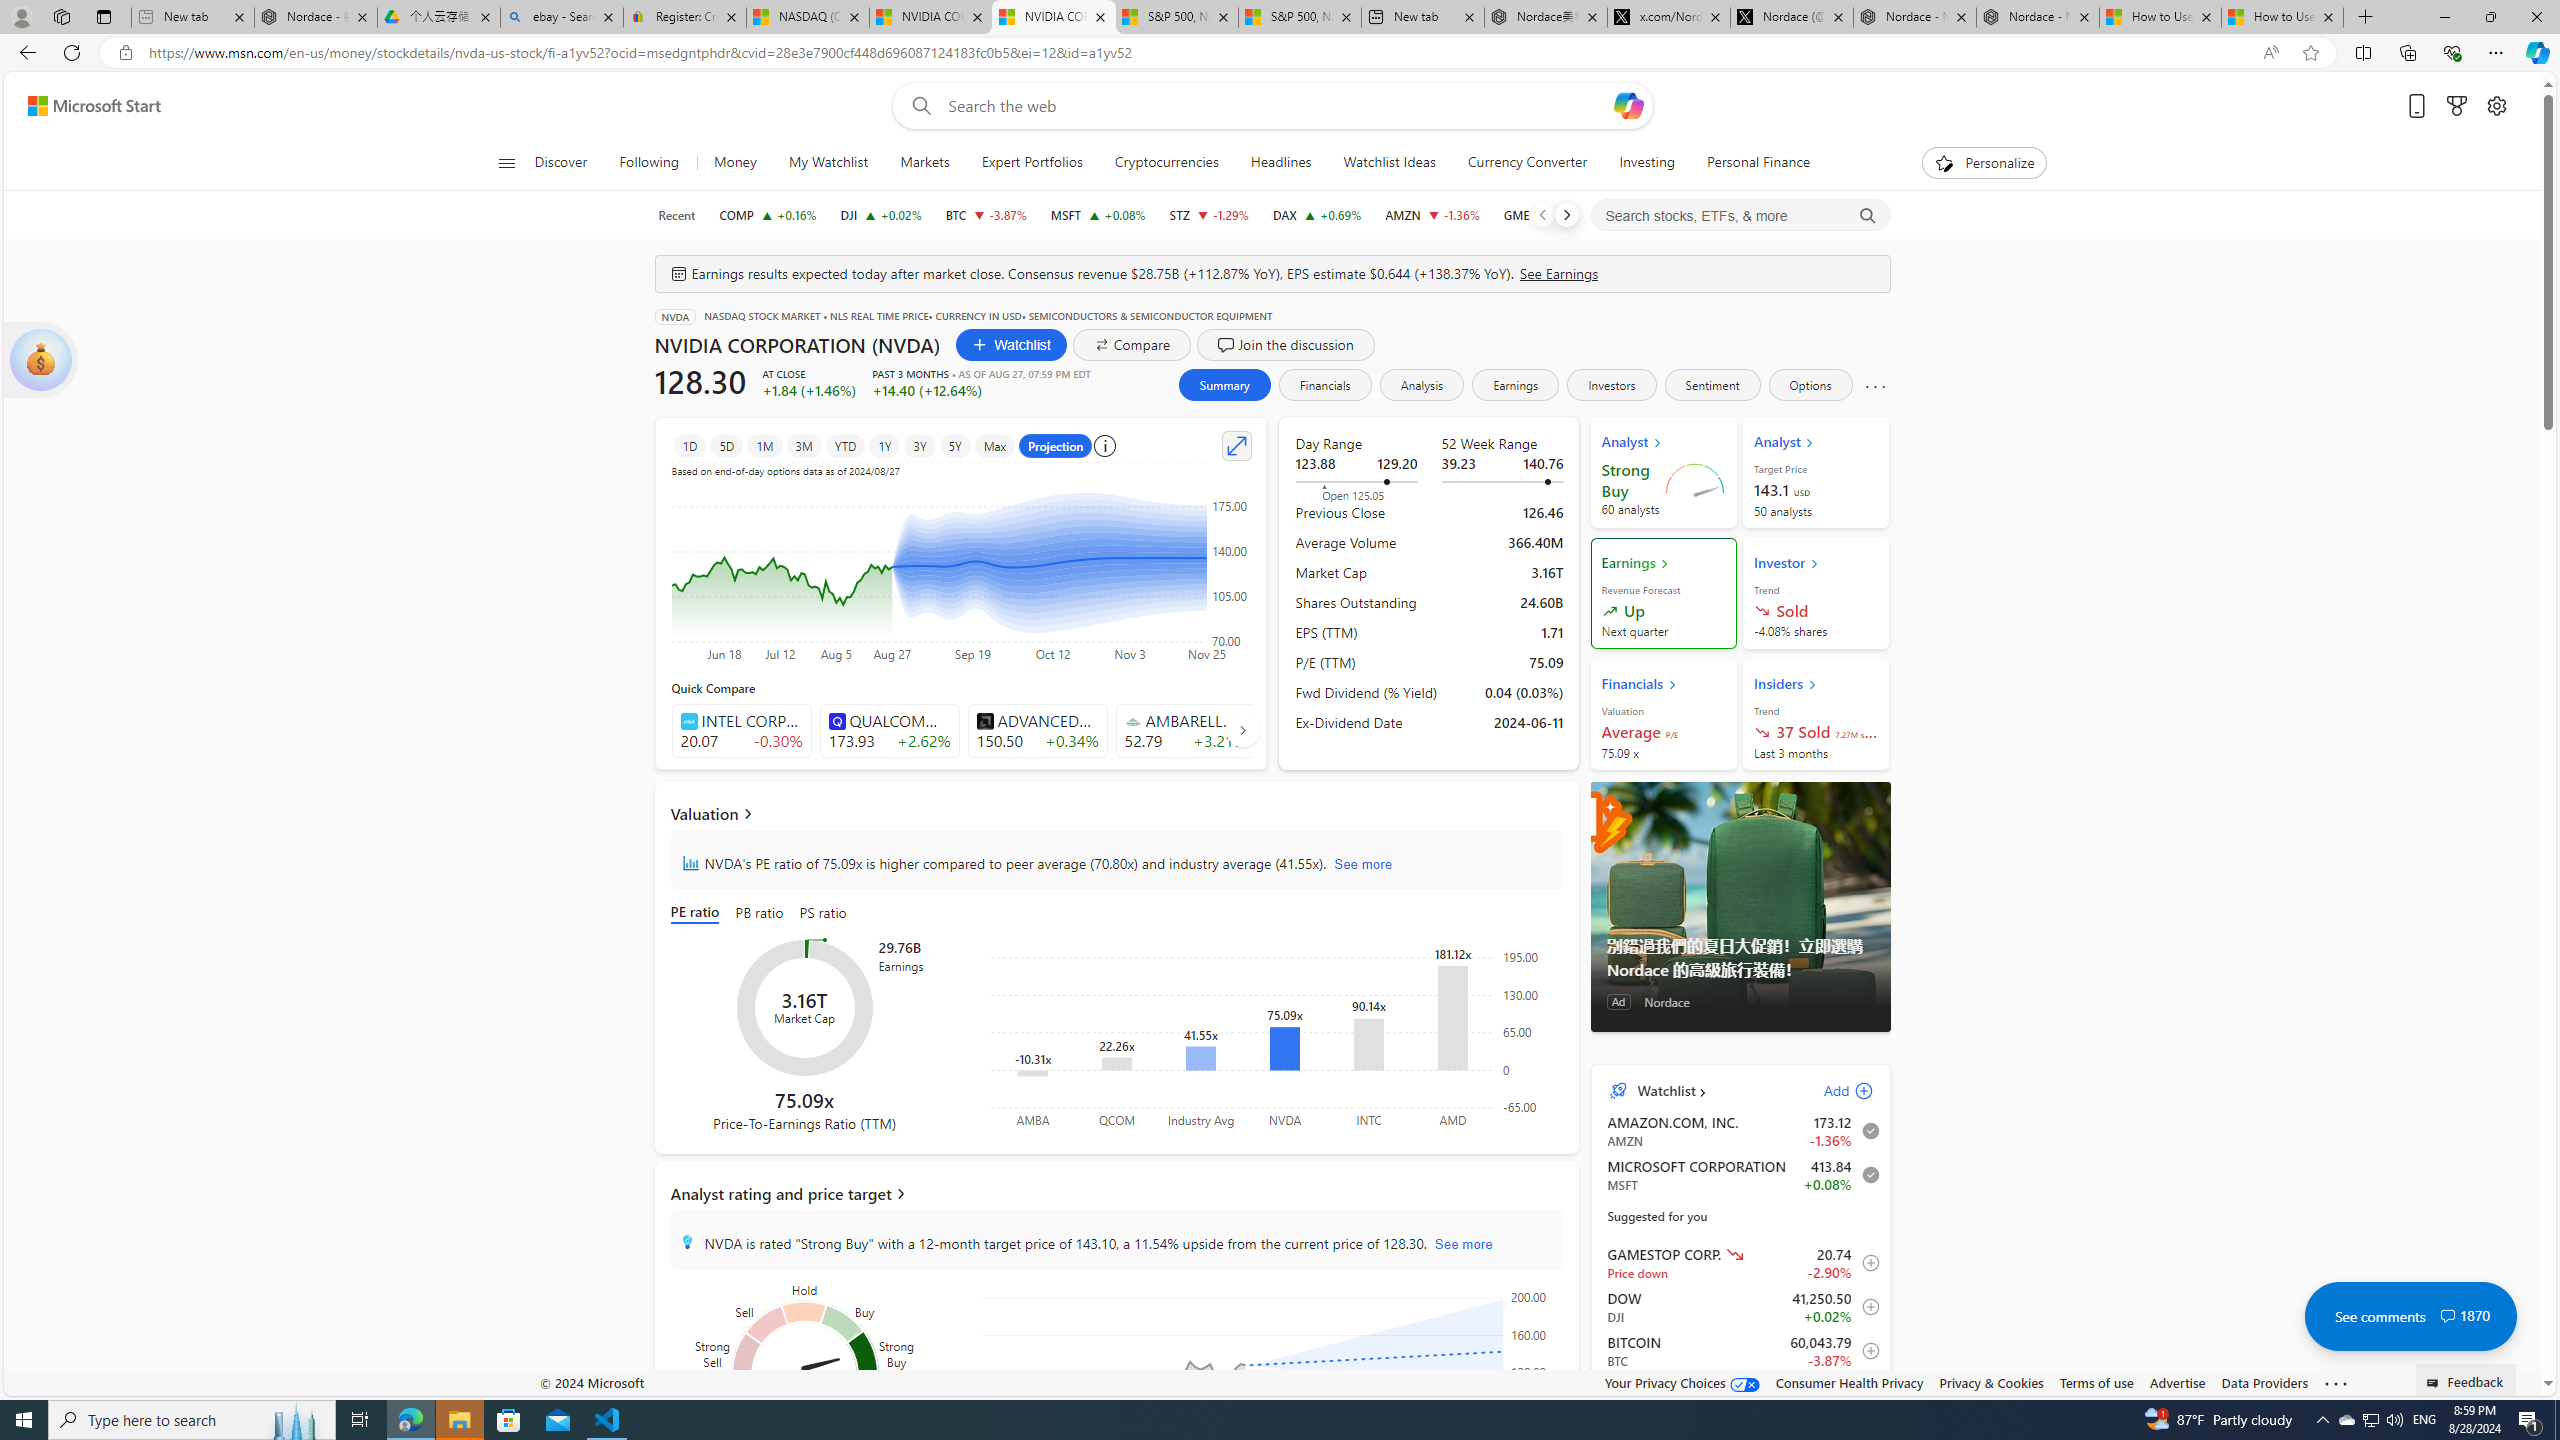 This screenshot has height=1440, width=2560. What do you see at coordinates (1031, 162) in the screenshot?
I see `'Expert Portfolios'` at bounding box center [1031, 162].